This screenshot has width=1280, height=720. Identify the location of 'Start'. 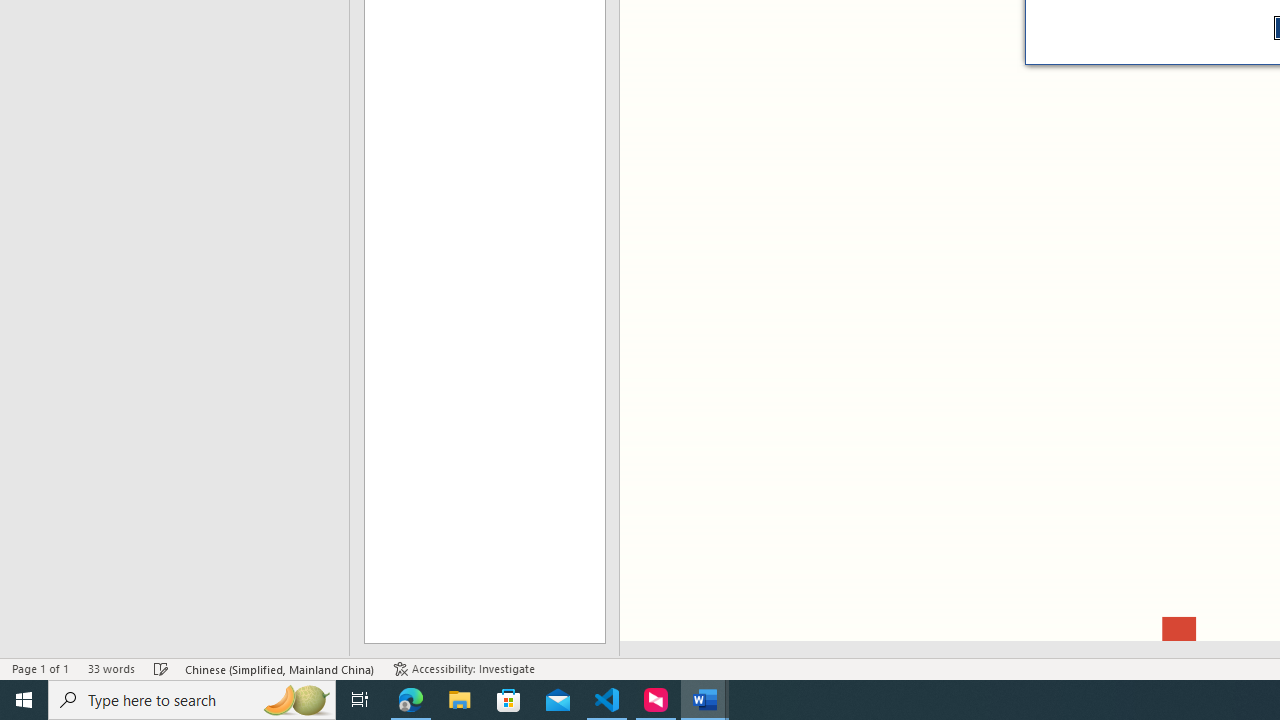
(24, 698).